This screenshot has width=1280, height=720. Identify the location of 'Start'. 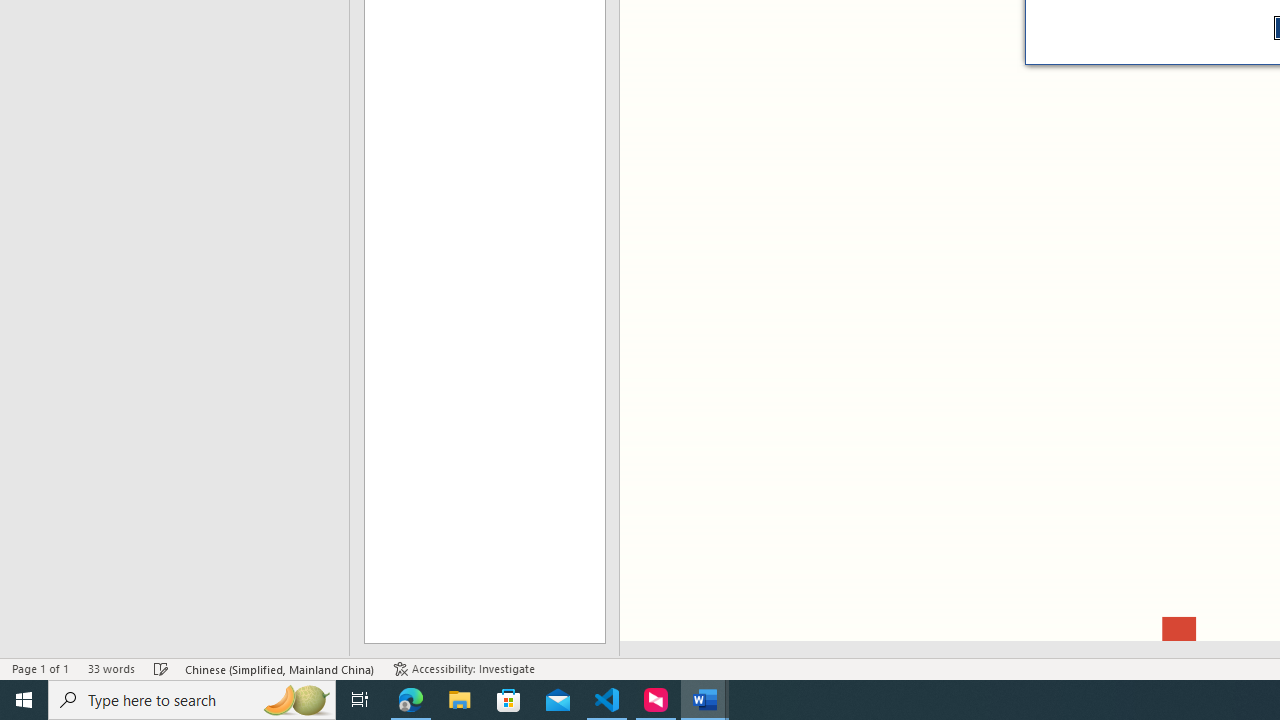
(24, 698).